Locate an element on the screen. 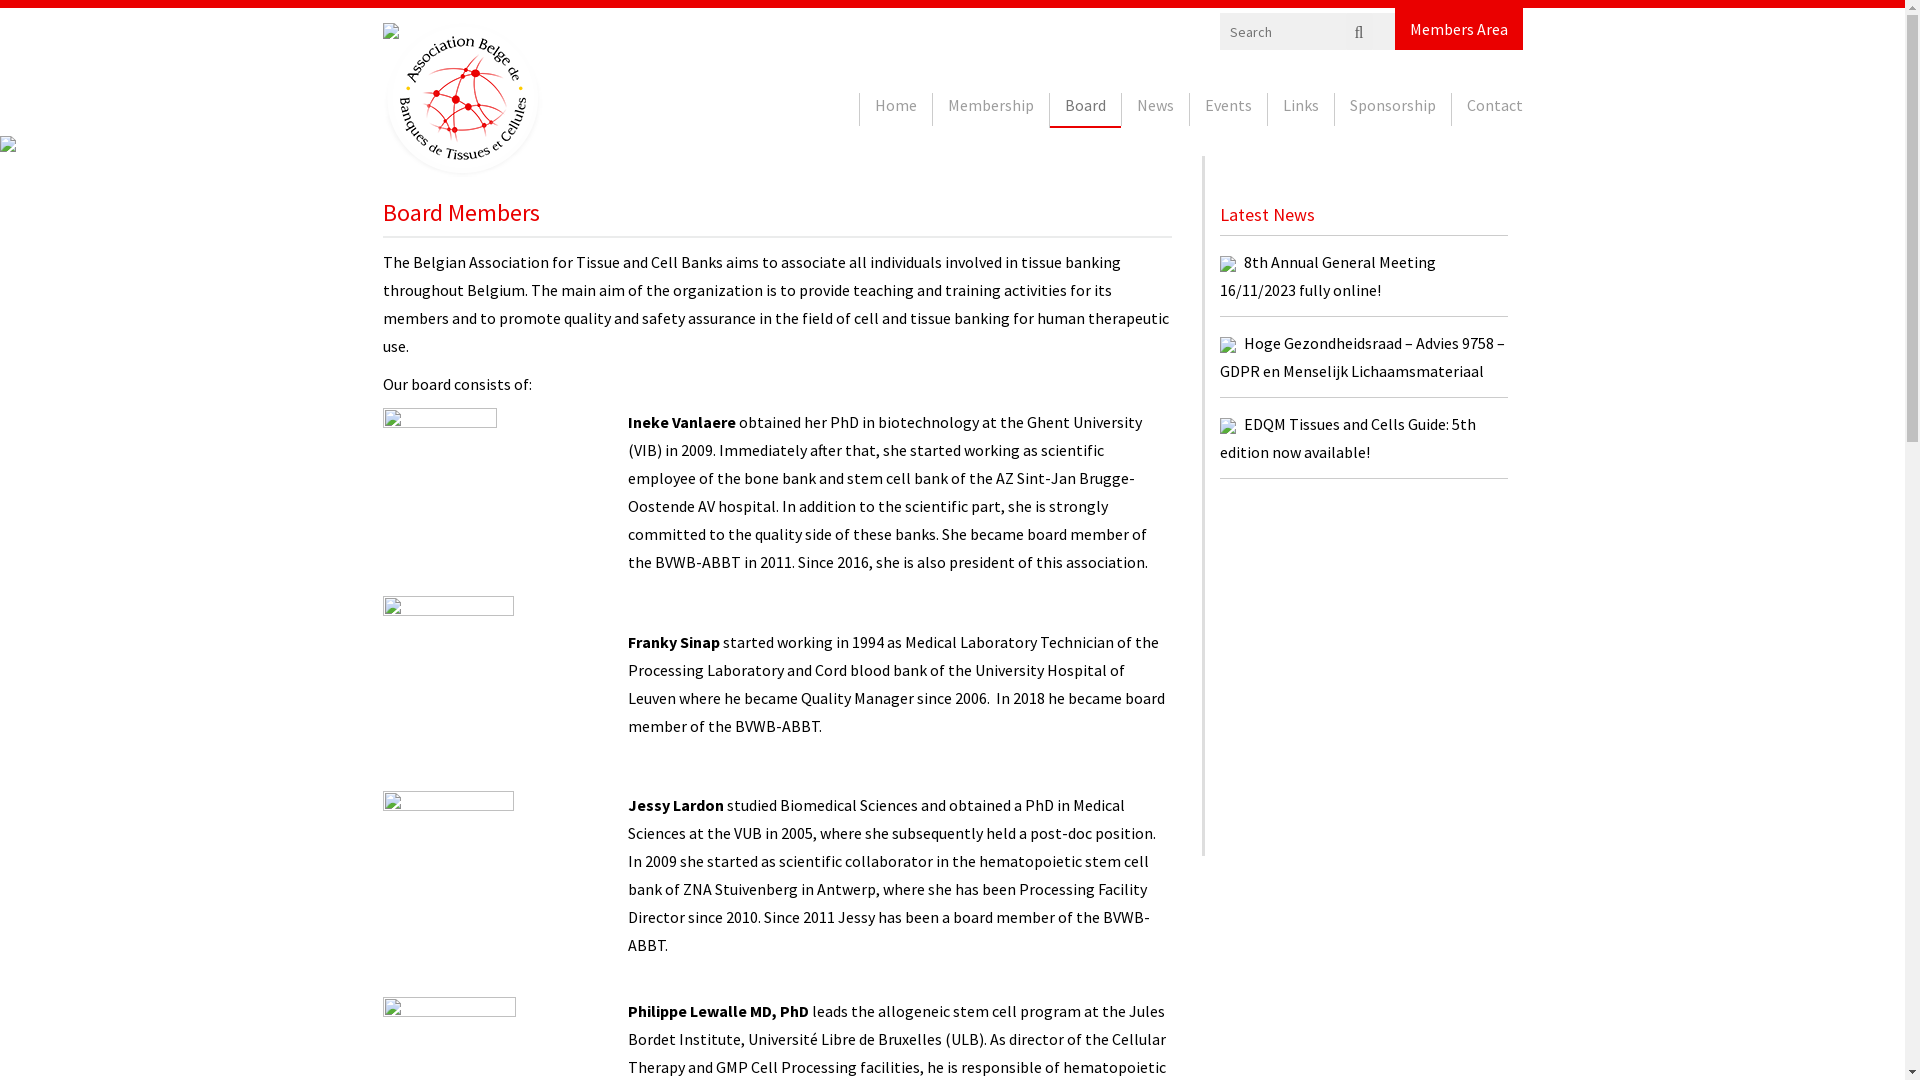  'Members Area' is located at coordinates (1459, 29).